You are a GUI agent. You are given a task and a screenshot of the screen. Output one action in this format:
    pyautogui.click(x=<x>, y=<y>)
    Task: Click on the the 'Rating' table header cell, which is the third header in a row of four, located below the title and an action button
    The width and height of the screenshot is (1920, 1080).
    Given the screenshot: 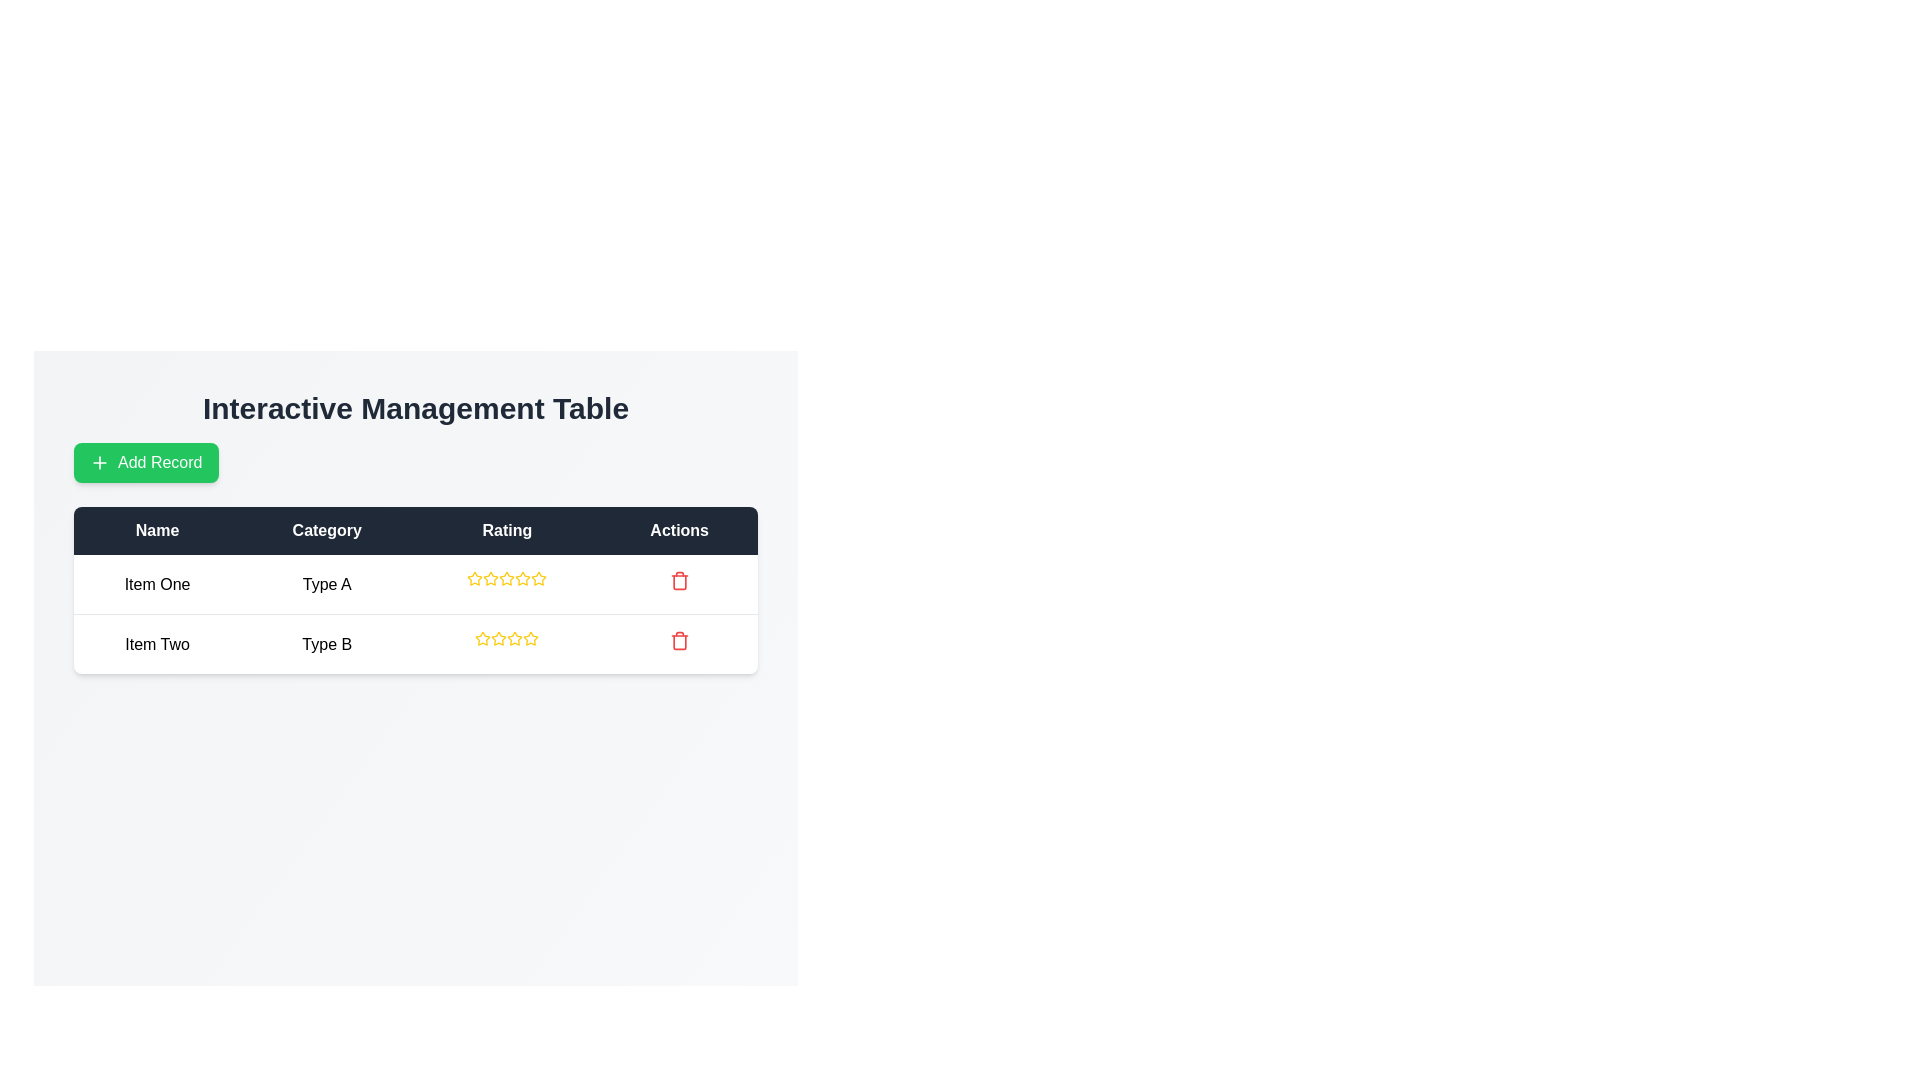 What is the action you would take?
    pyautogui.click(x=507, y=530)
    